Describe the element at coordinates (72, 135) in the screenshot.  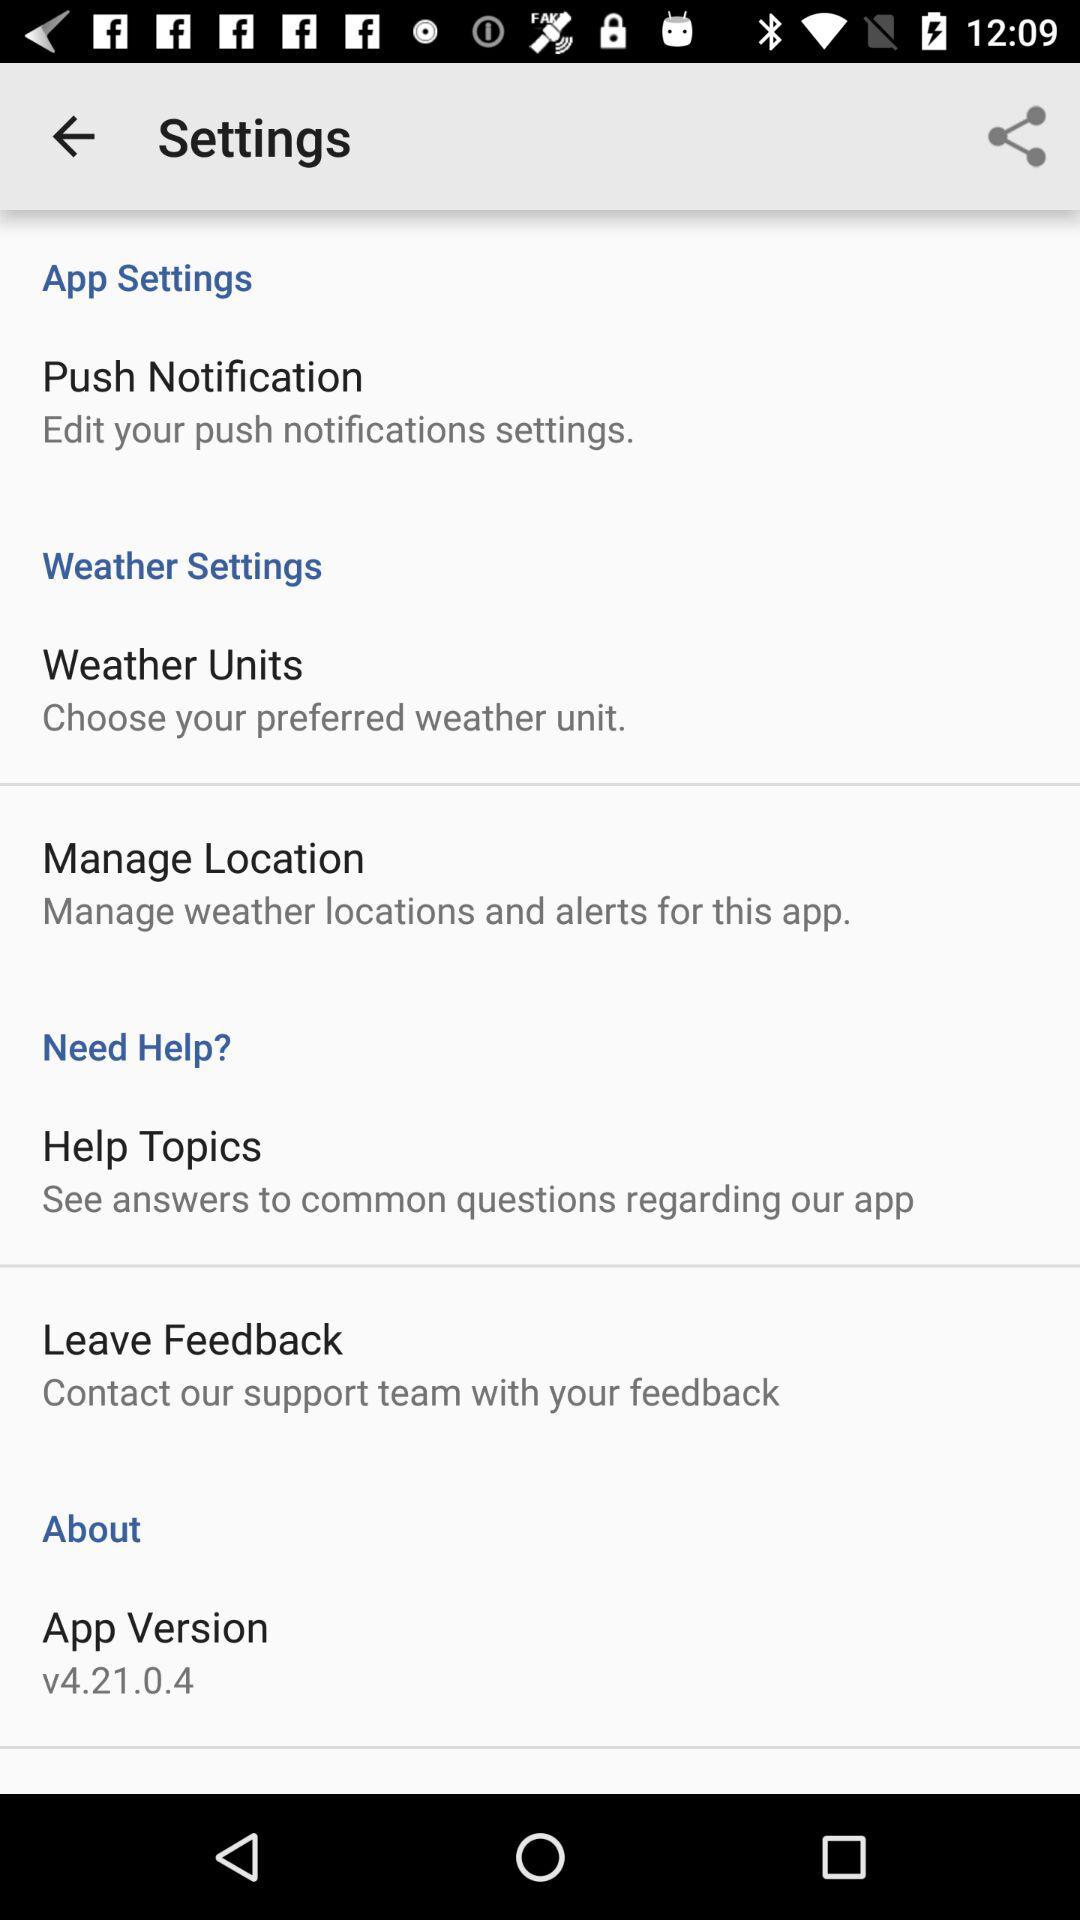
I see `item above the app settings item` at that location.